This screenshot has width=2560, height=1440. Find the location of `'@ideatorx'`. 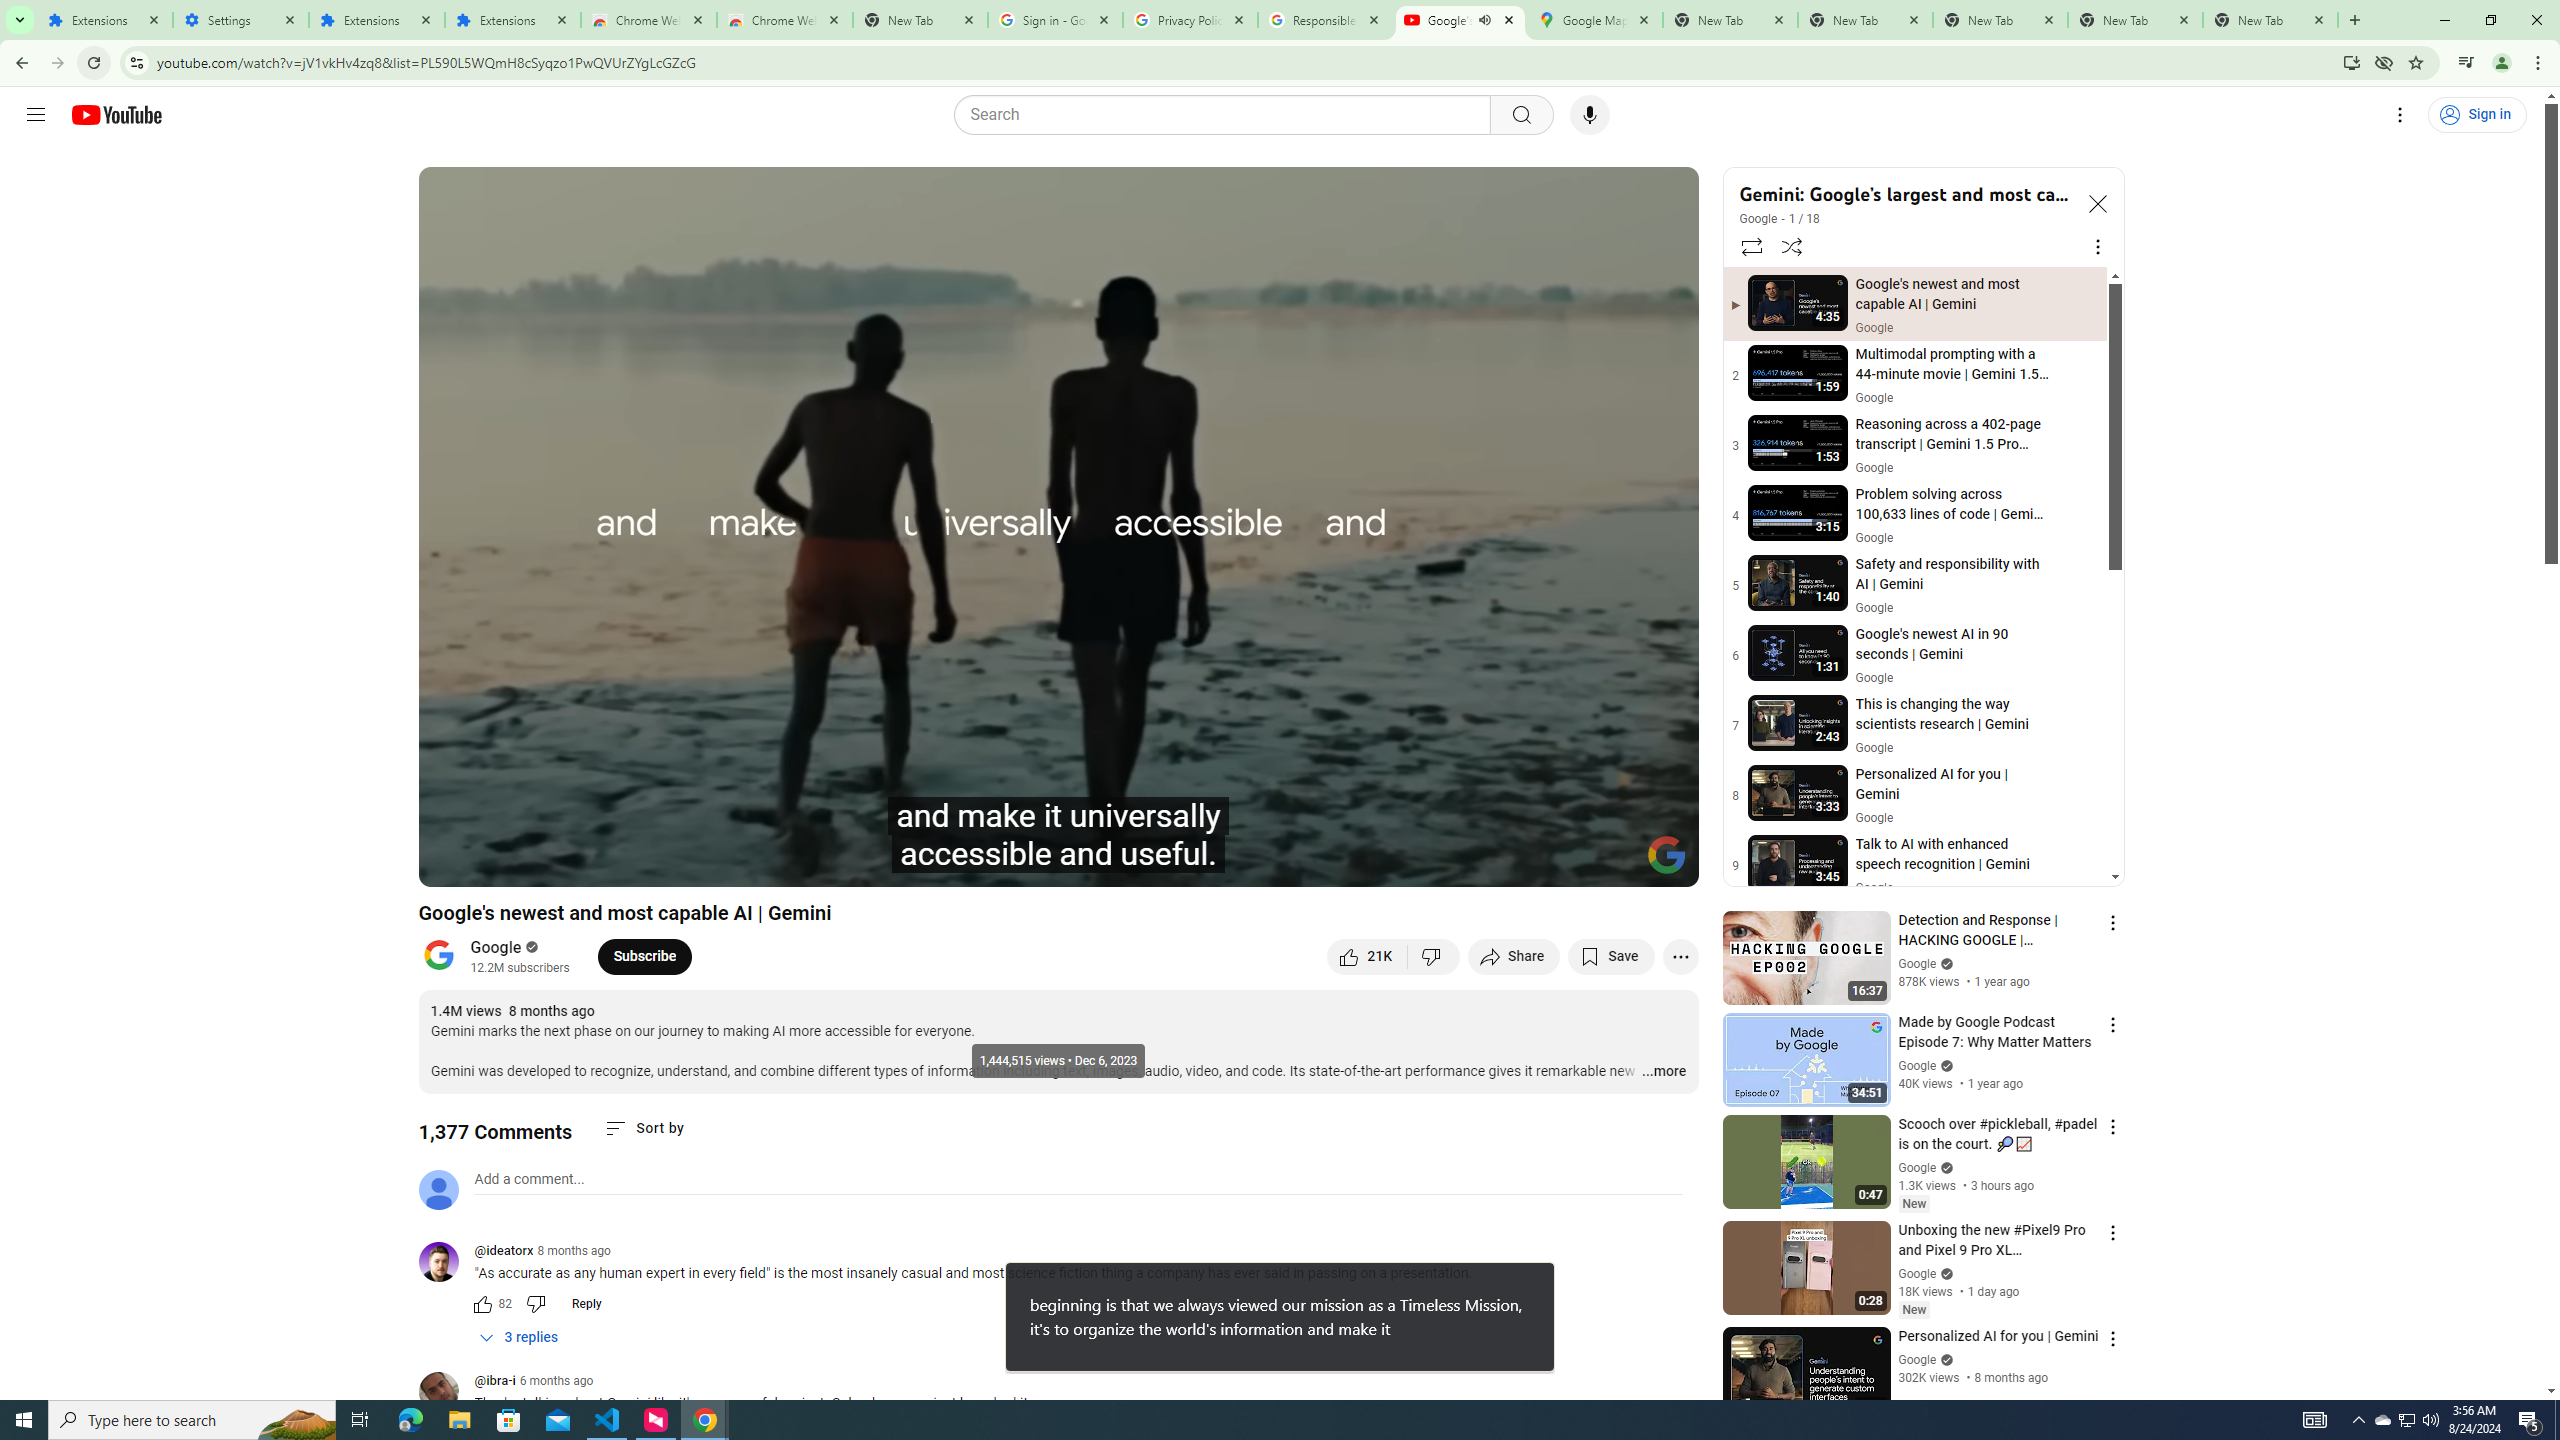

'@ideatorx' is located at coordinates (445, 1261).